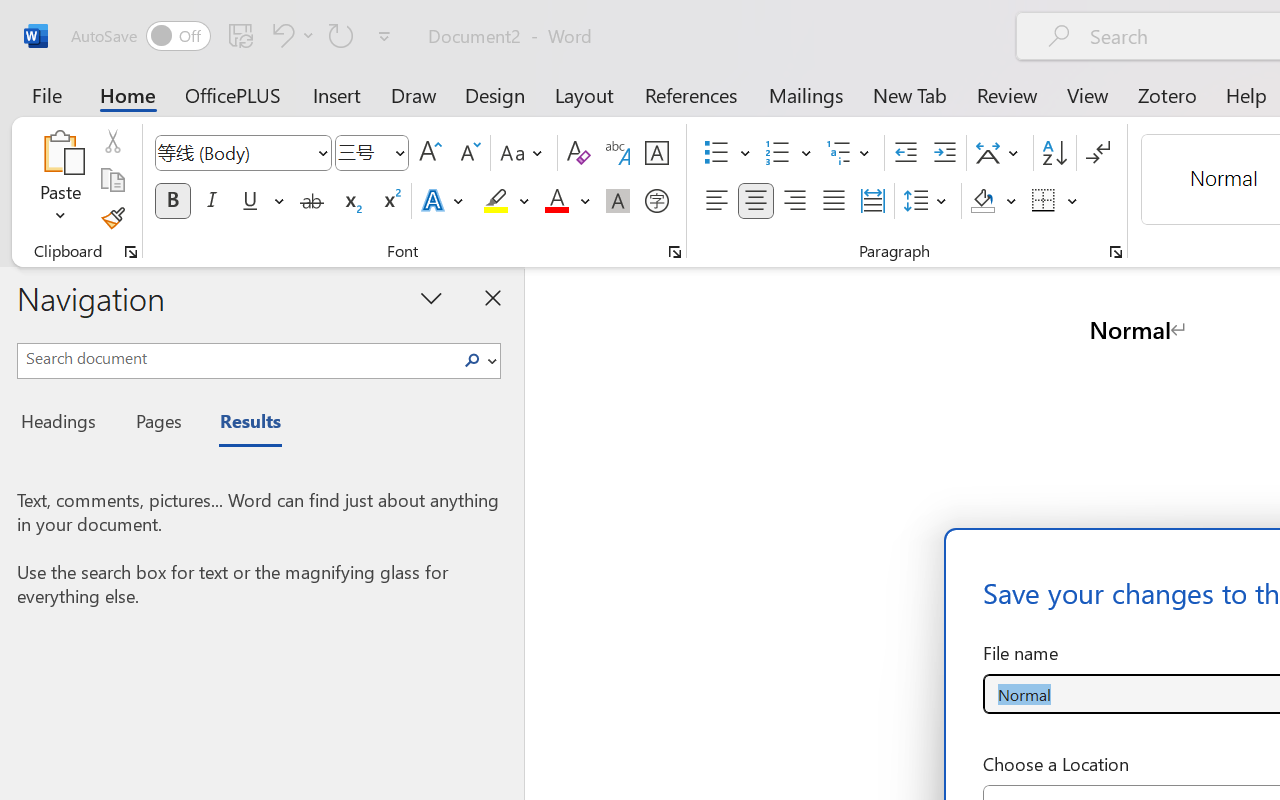 The width and height of the screenshot is (1280, 800). Describe the element at coordinates (311, 201) in the screenshot. I see `'Strikethrough'` at that location.